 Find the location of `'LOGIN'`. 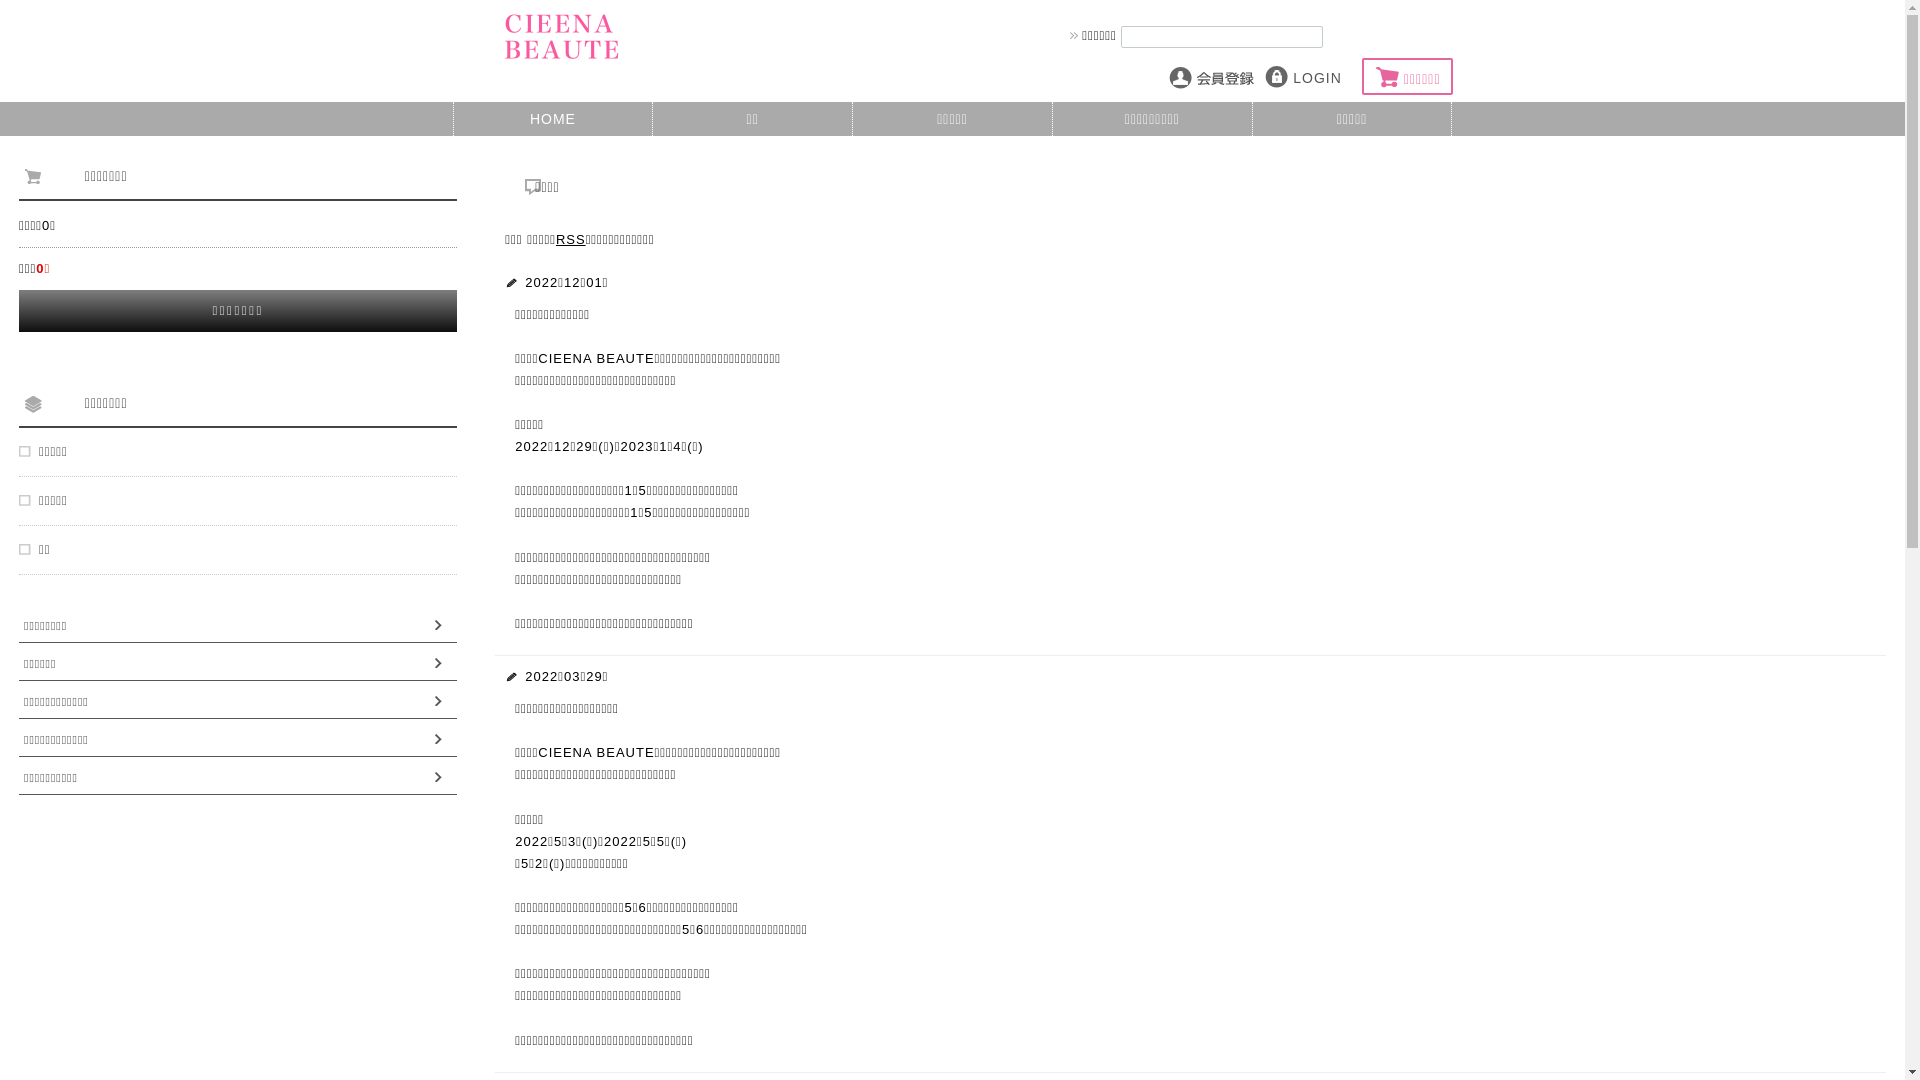

'LOGIN' is located at coordinates (1305, 76).